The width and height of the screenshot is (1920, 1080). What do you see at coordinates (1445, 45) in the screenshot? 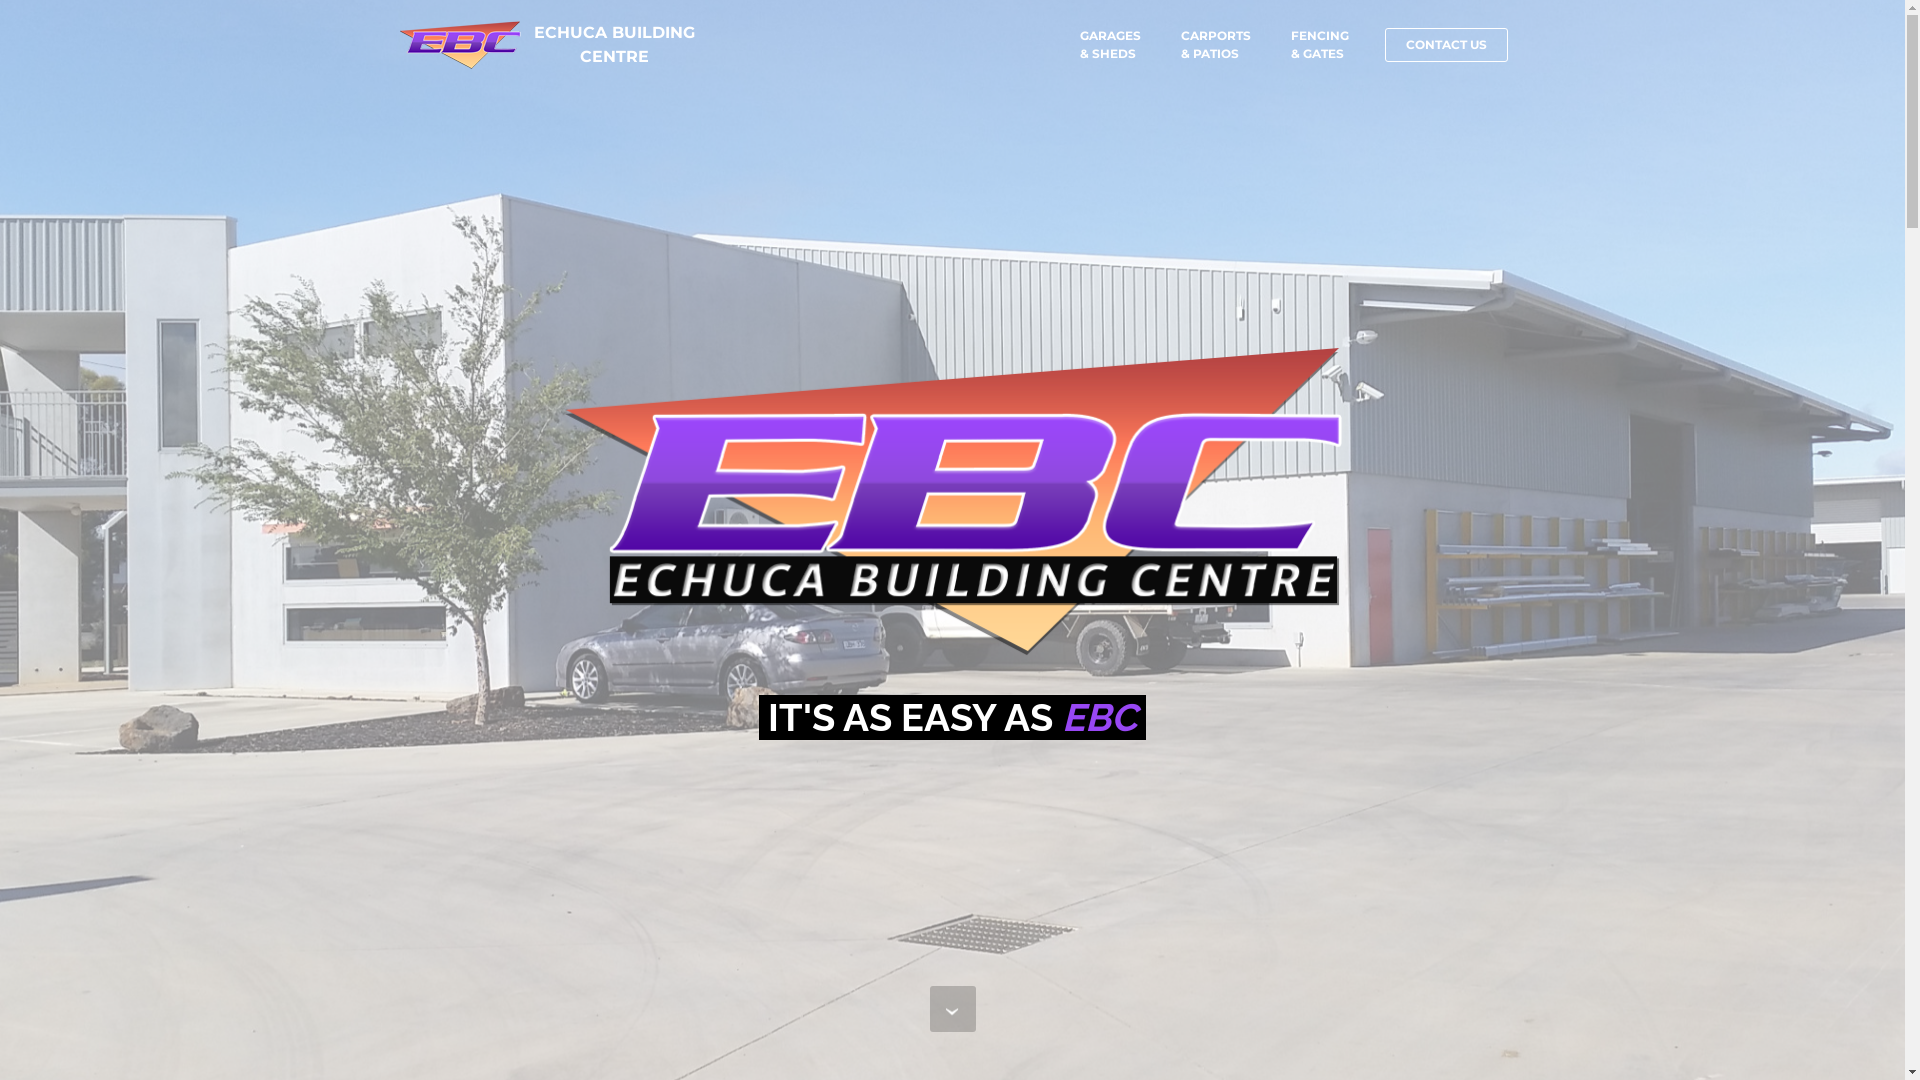
I see `'CONTACT US'` at bounding box center [1445, 45].